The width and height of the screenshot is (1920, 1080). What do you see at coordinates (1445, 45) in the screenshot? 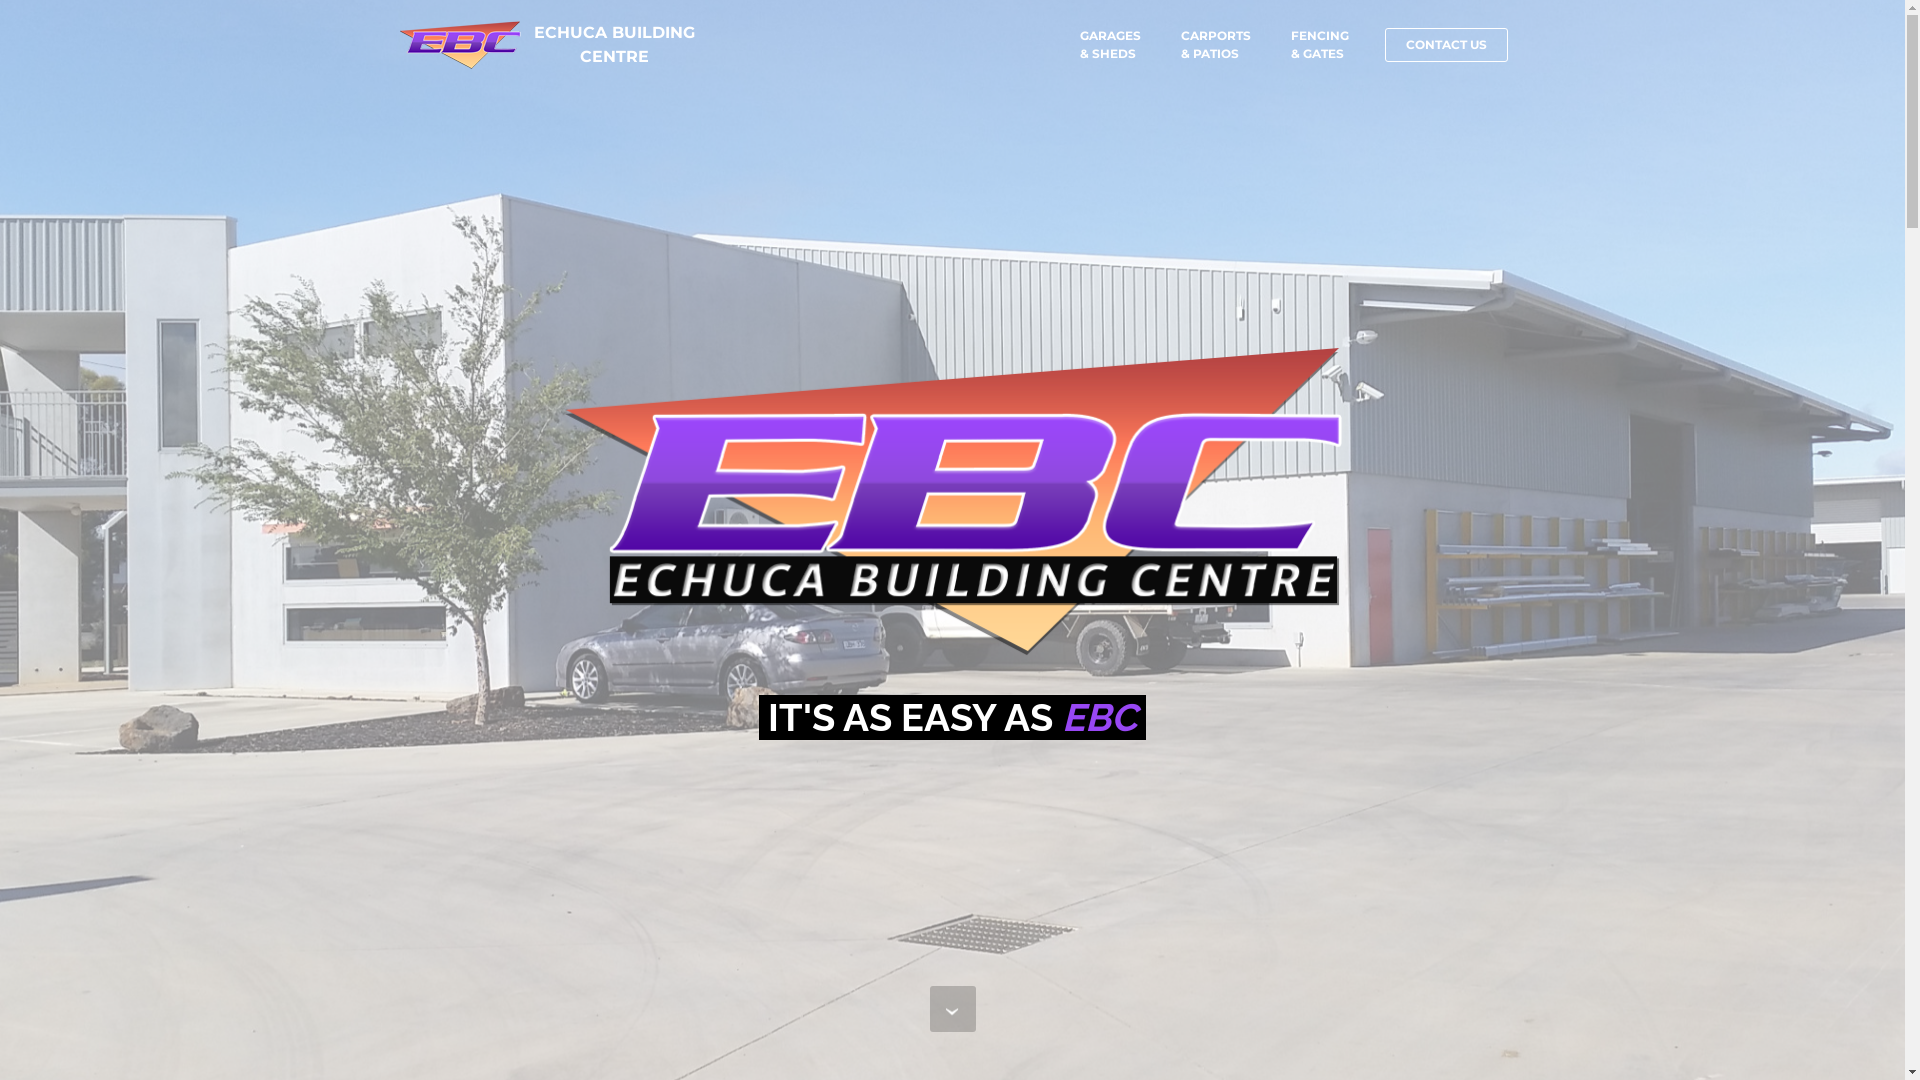
I see `'CONTACT US'` at bounding box center [1445, 45].